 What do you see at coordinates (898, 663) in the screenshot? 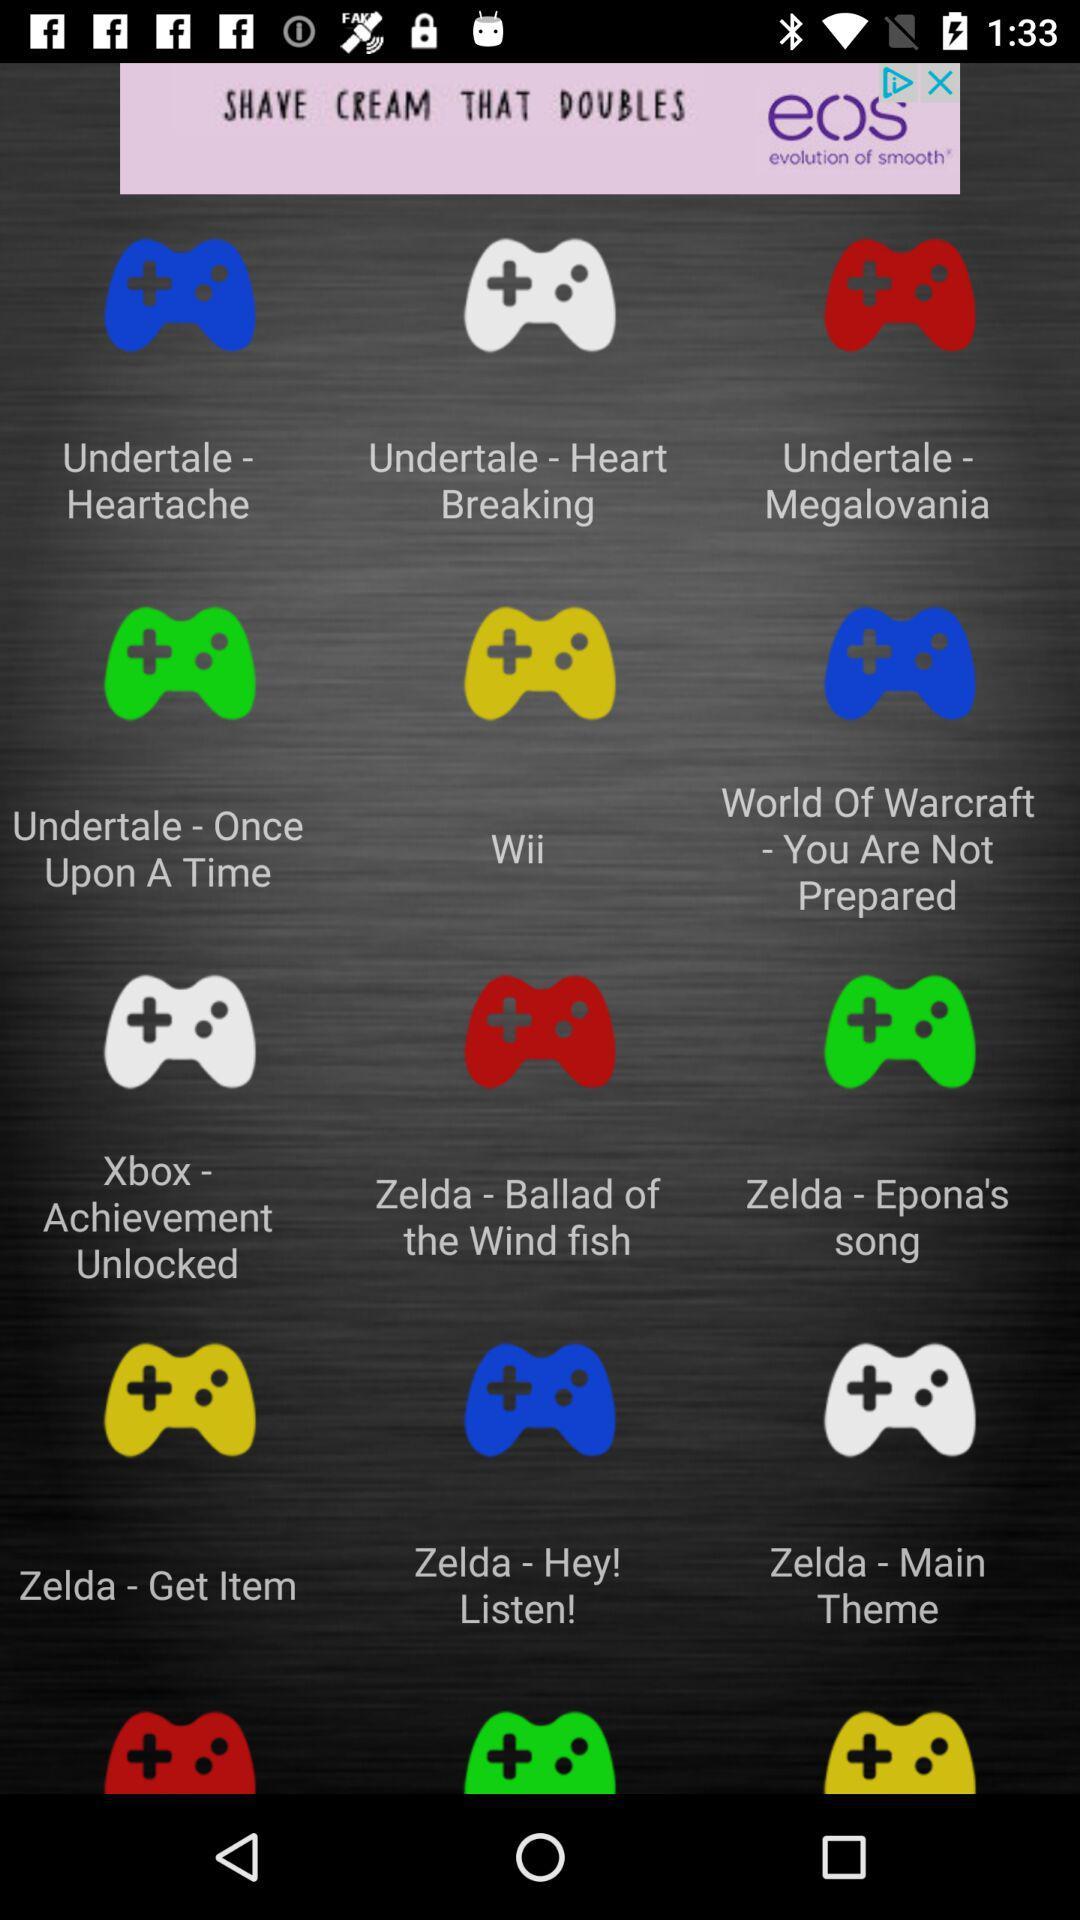
I see `open world of warcraft game` at bounding box center [898, 663].